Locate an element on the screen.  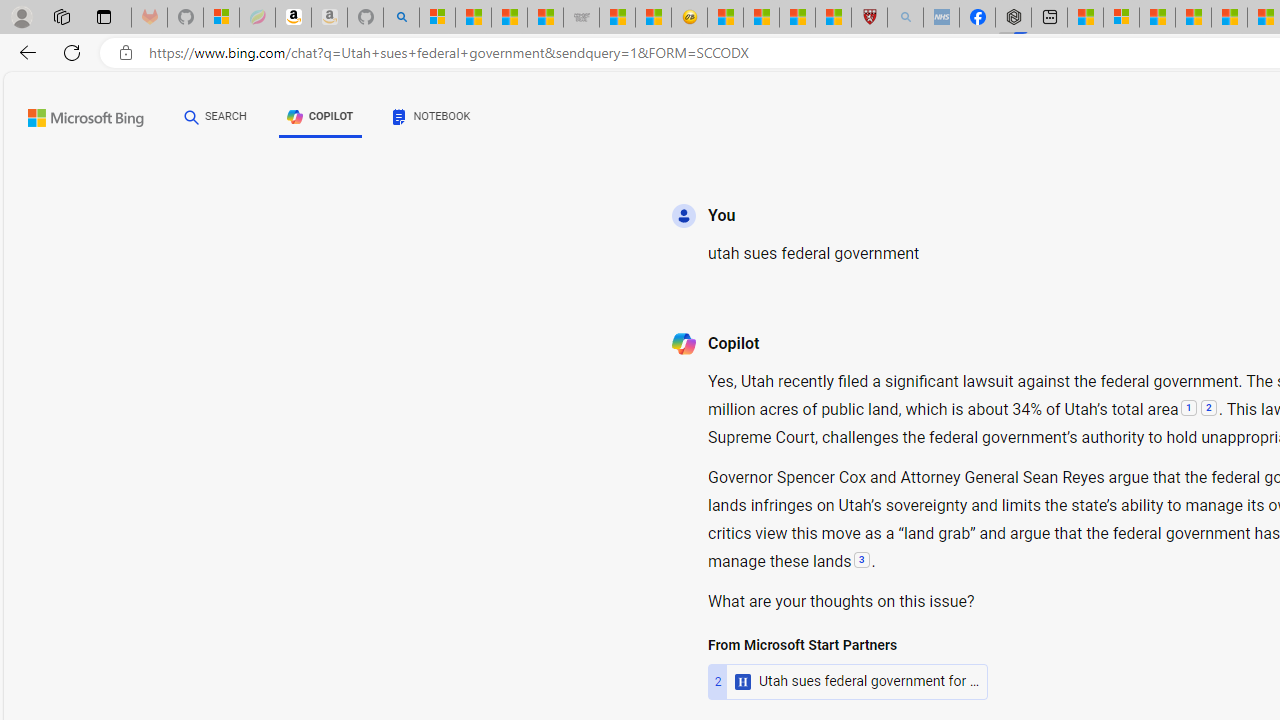
'2Utah sues federal government for control of public lands' is located at coordinates (848, 680).